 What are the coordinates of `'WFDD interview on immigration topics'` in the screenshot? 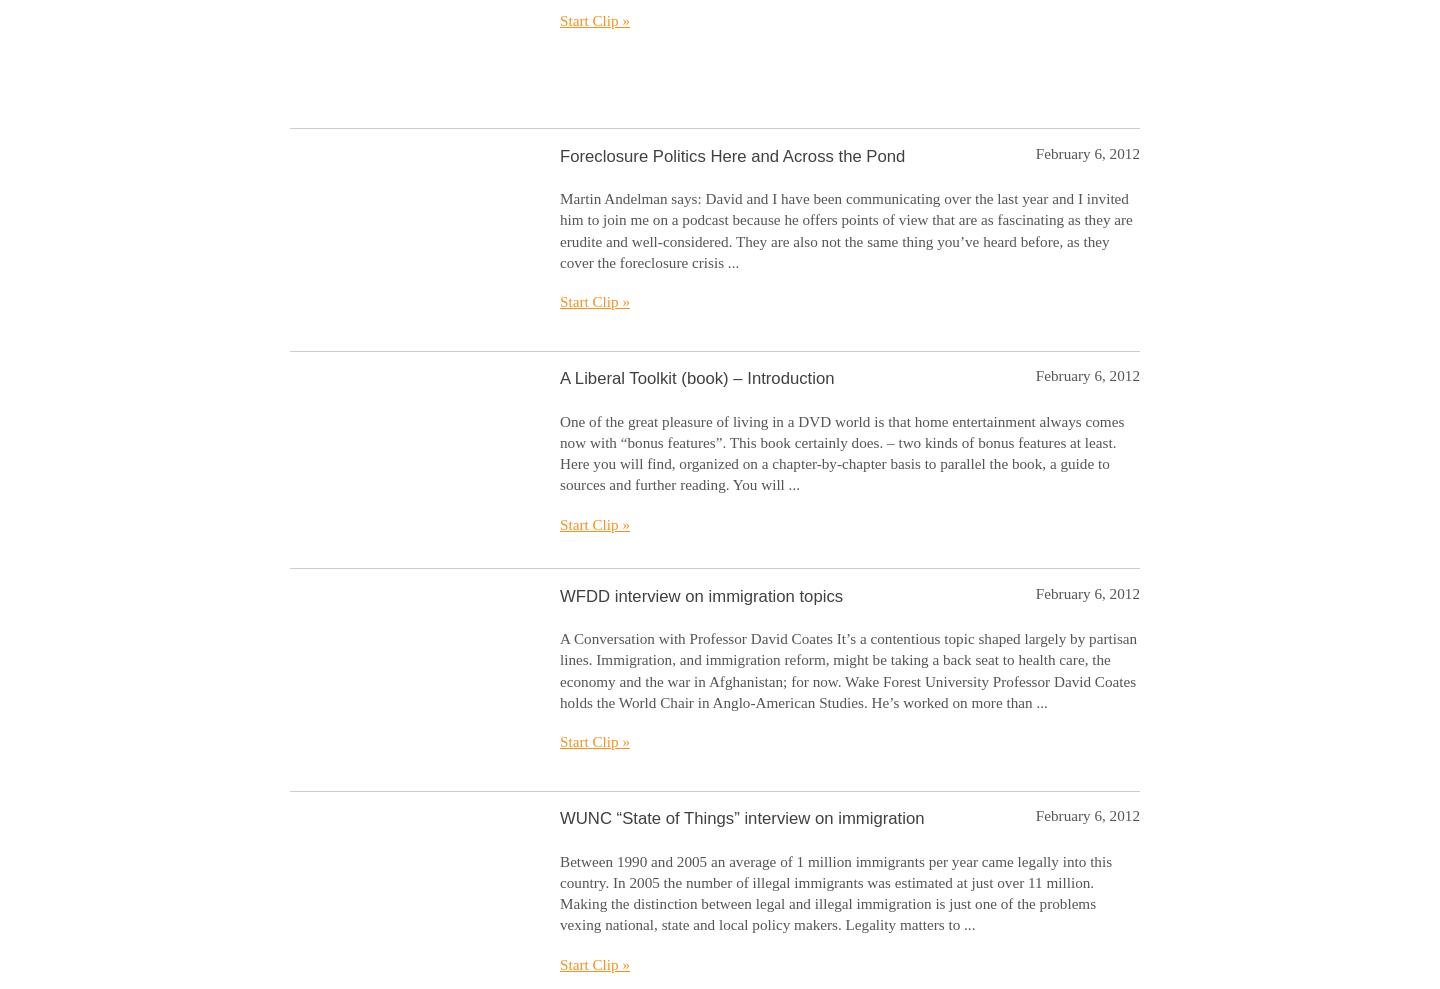 It's located at (560, 594).